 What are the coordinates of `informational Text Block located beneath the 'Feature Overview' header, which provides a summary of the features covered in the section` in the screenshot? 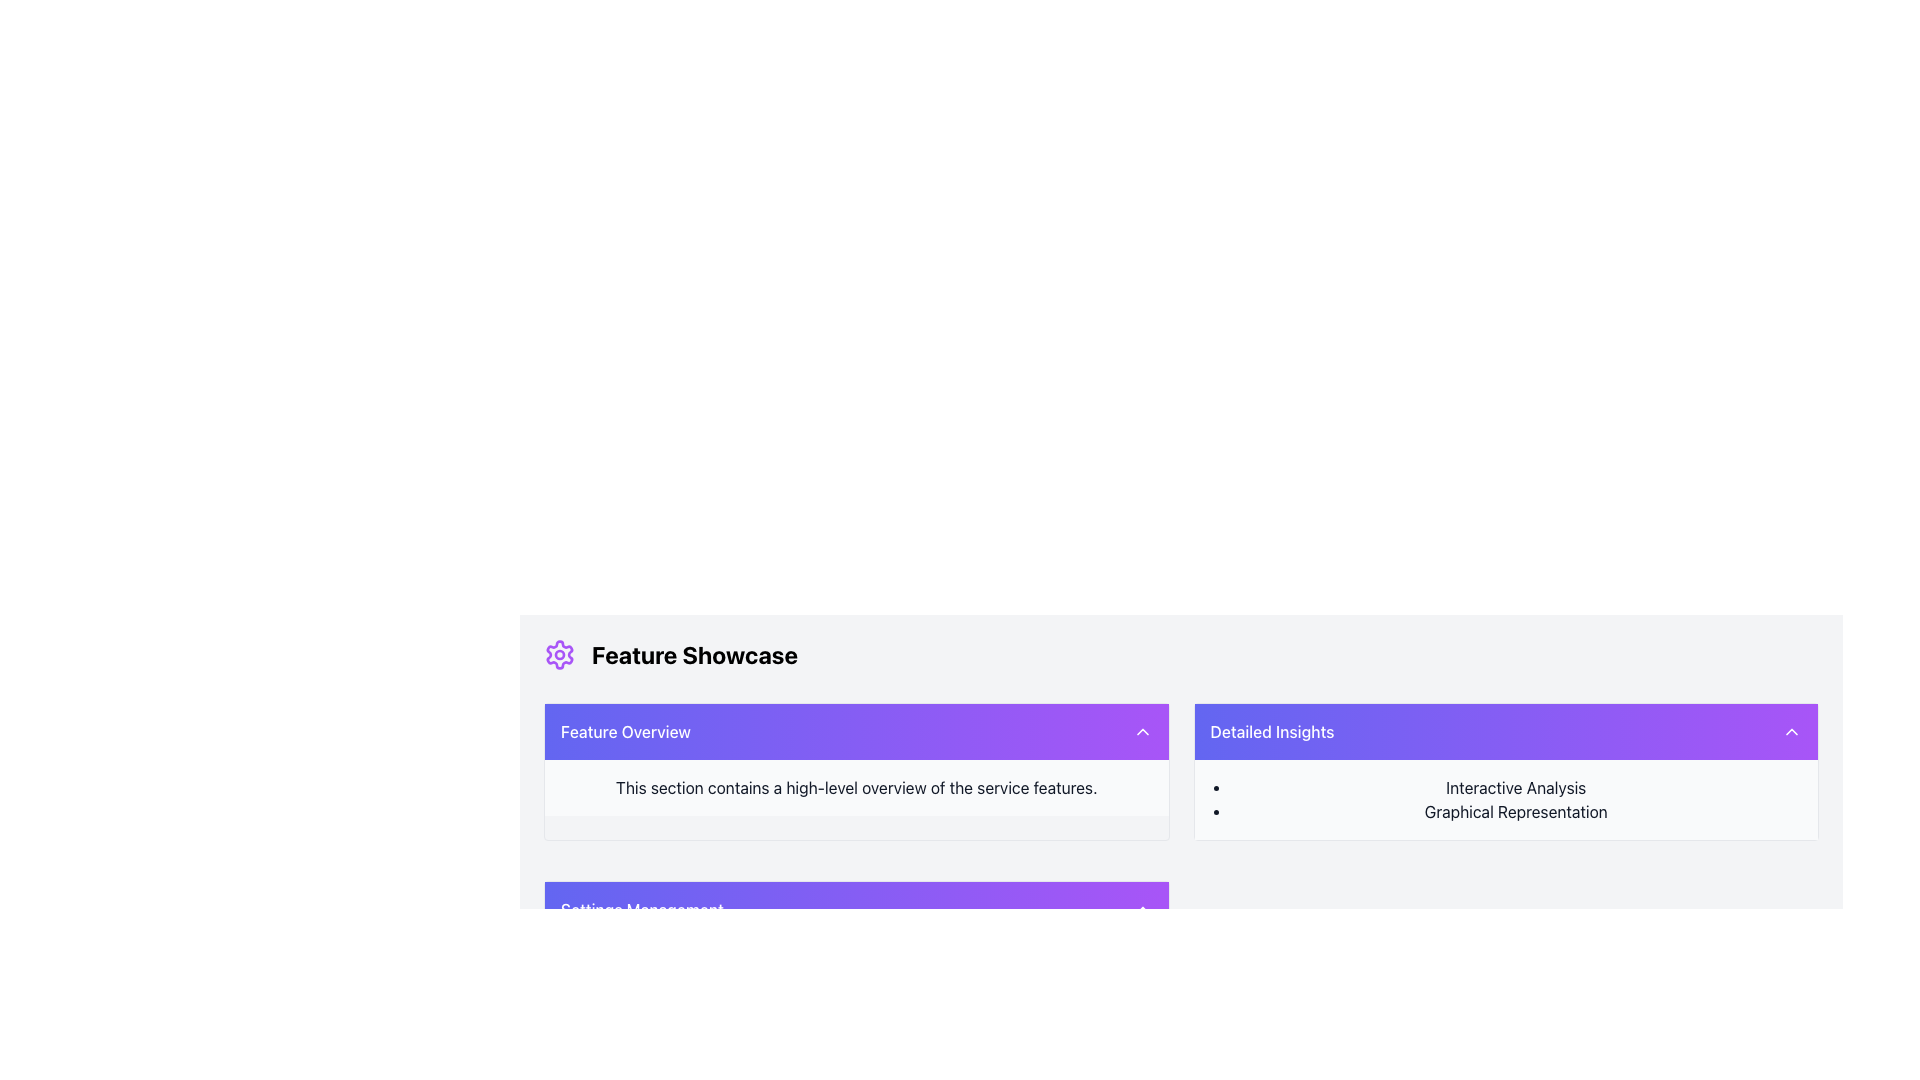 It's located at (856, 786).